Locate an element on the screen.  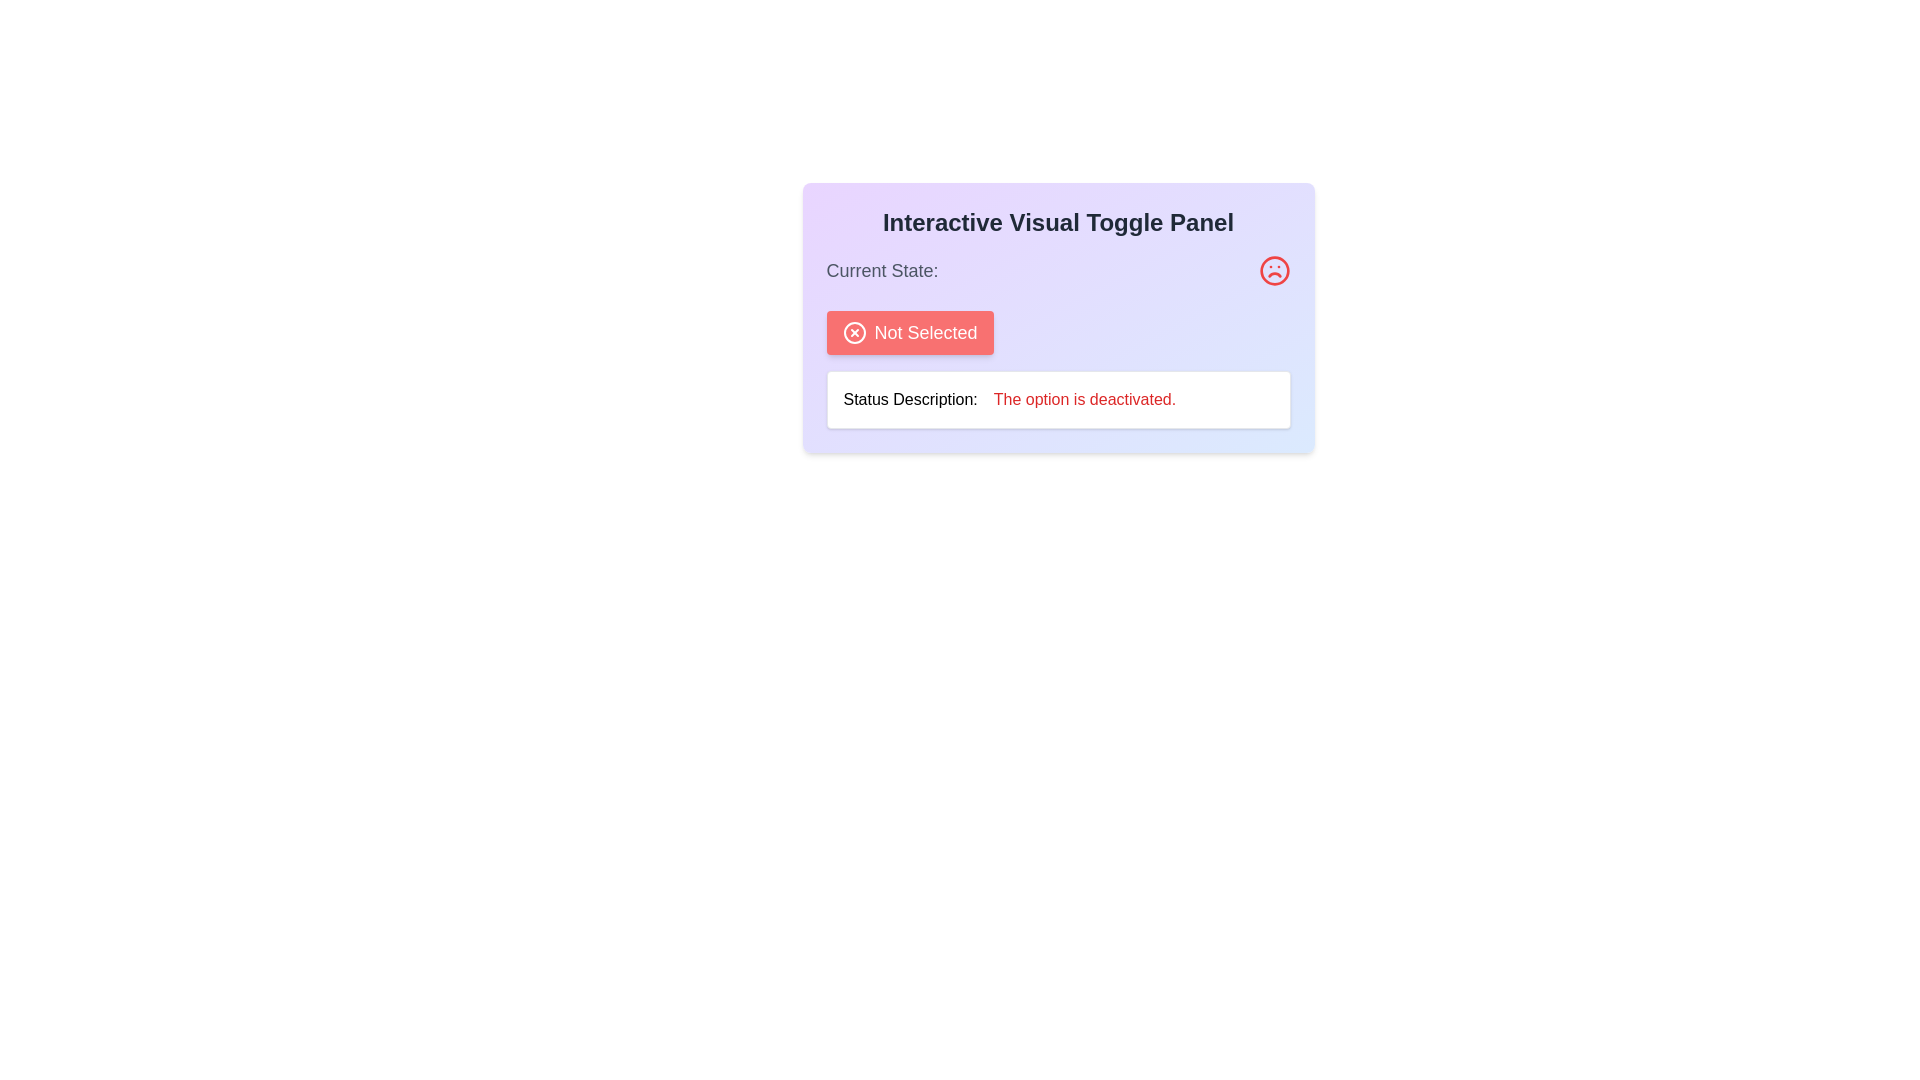
header text located at the topmost section of the styled panel, which provides context for the content presented in the panel is located at coordinates (1057, 223).